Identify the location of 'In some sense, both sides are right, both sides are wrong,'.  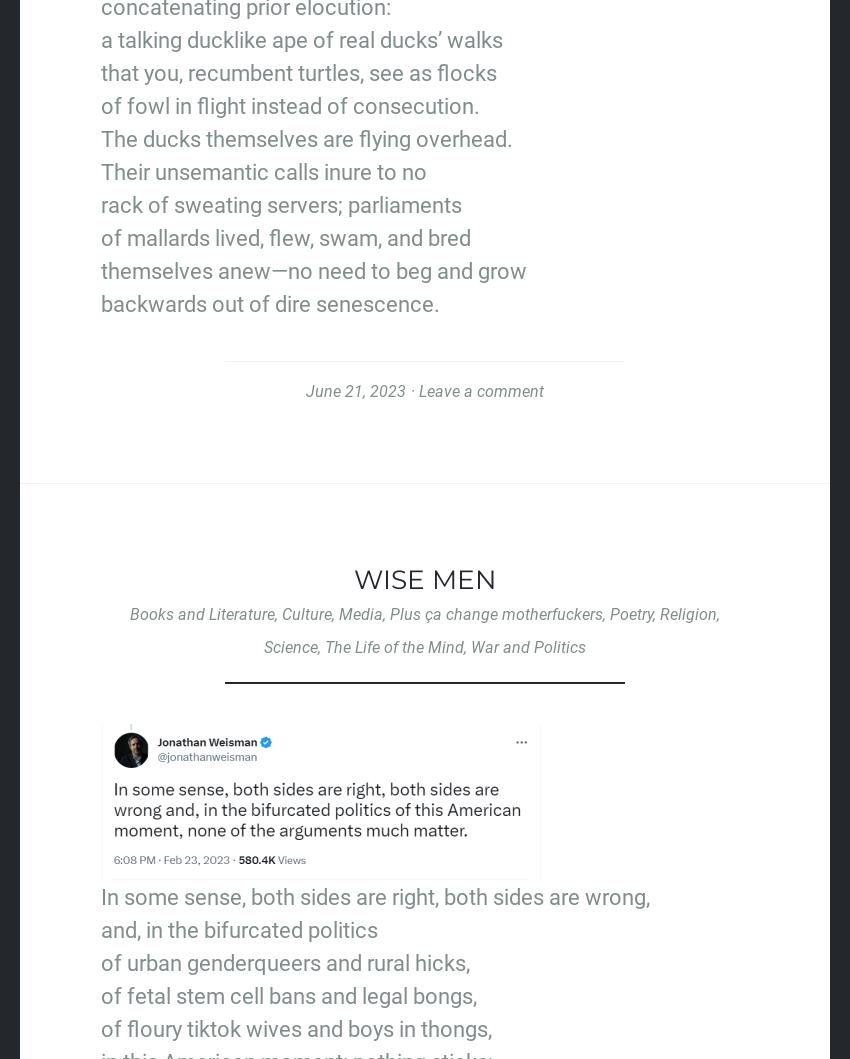
(374, 896).